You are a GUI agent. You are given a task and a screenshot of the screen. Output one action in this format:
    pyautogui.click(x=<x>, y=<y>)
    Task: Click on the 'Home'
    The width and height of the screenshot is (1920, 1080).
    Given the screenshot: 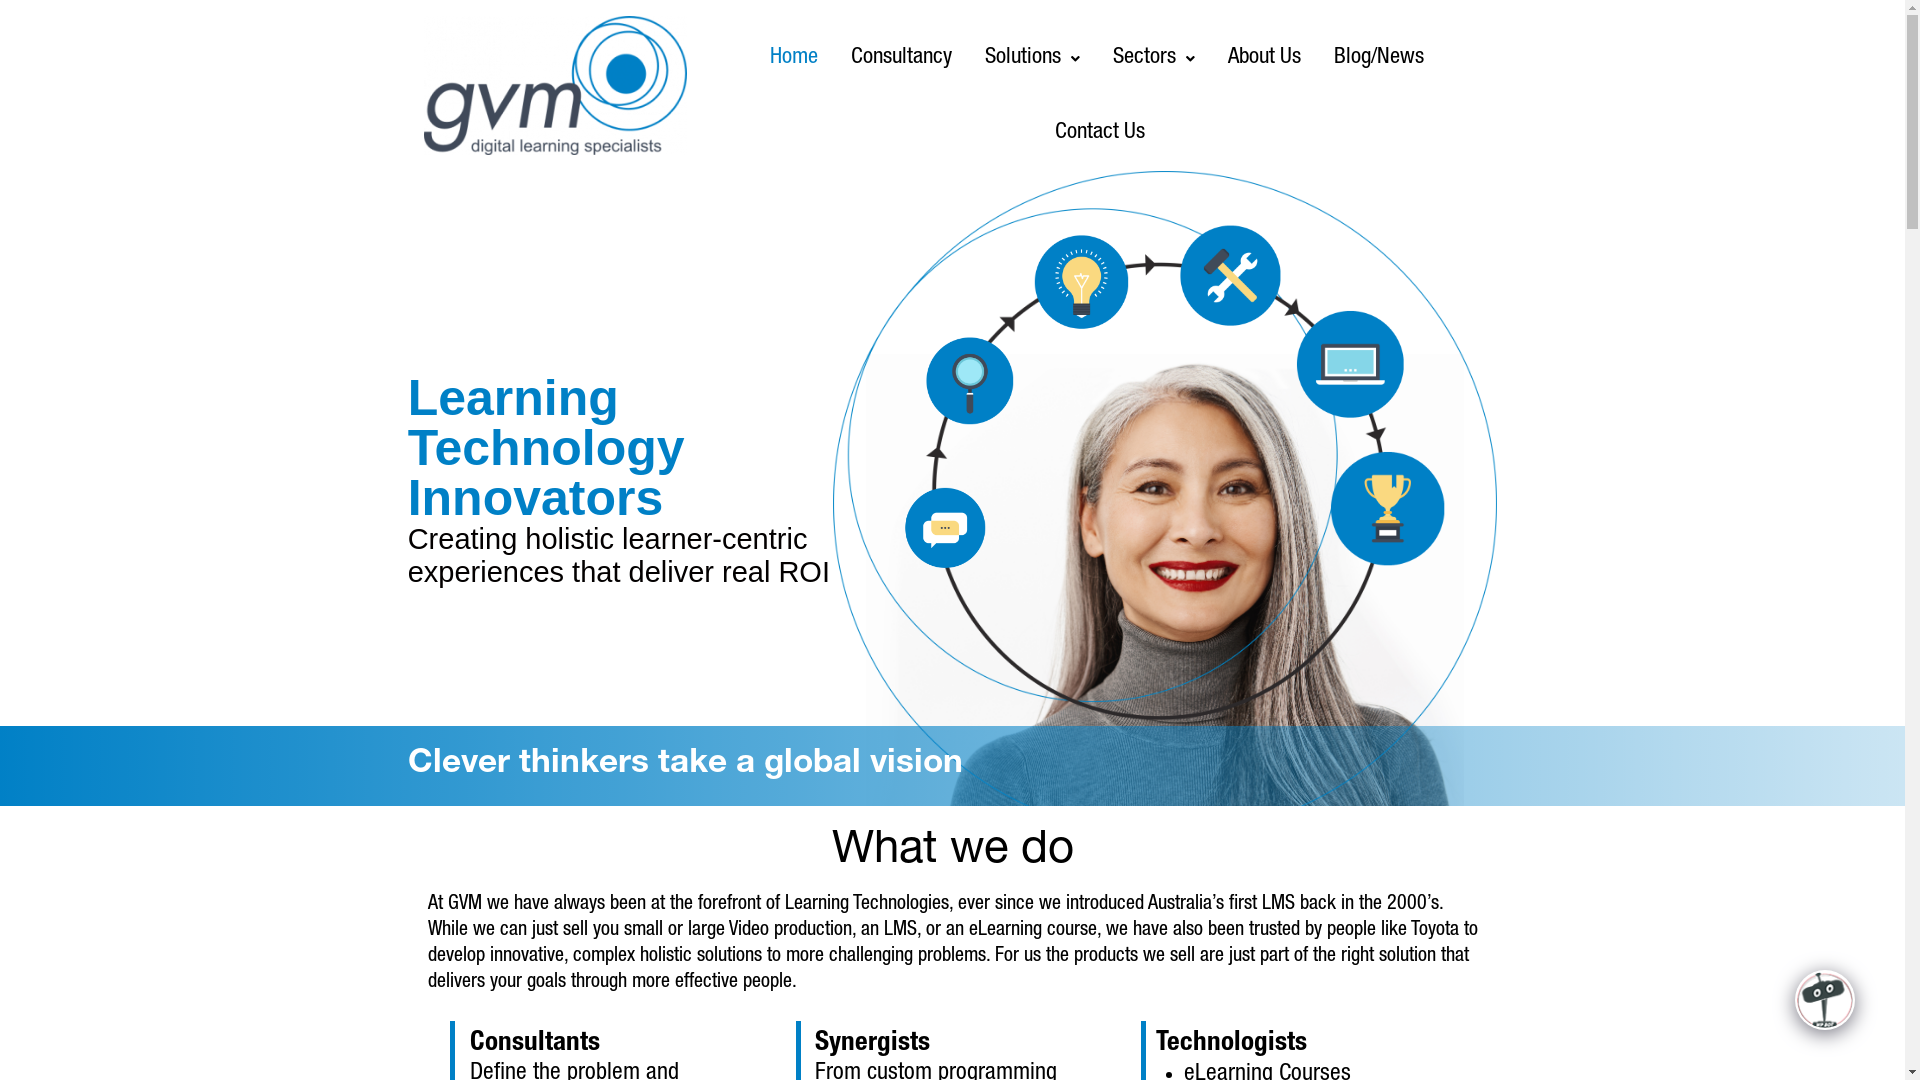 What is the action you would take?
    pyautogui.click(x=754, y=57)
    